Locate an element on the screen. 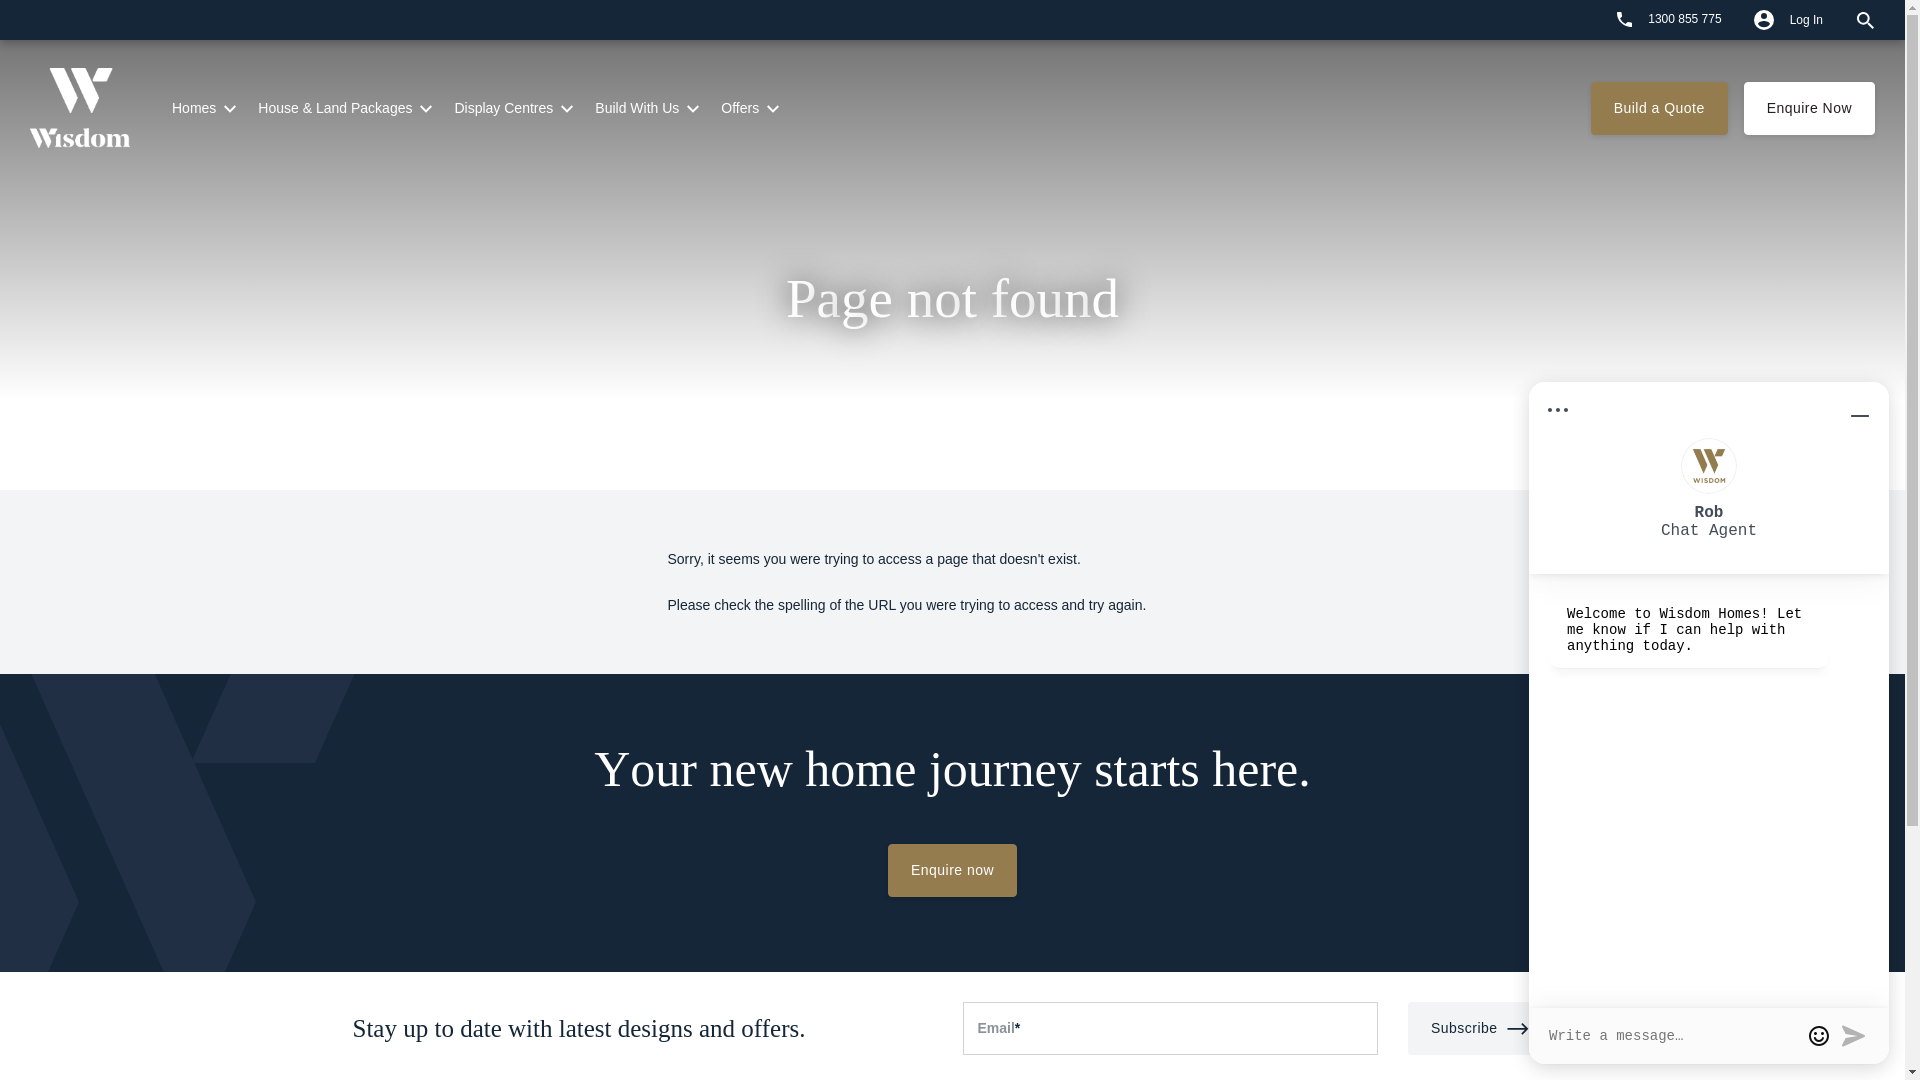 The height and width of the screenshot is (1080, 1920). 'Offers' is located at coordinates (738, 108).